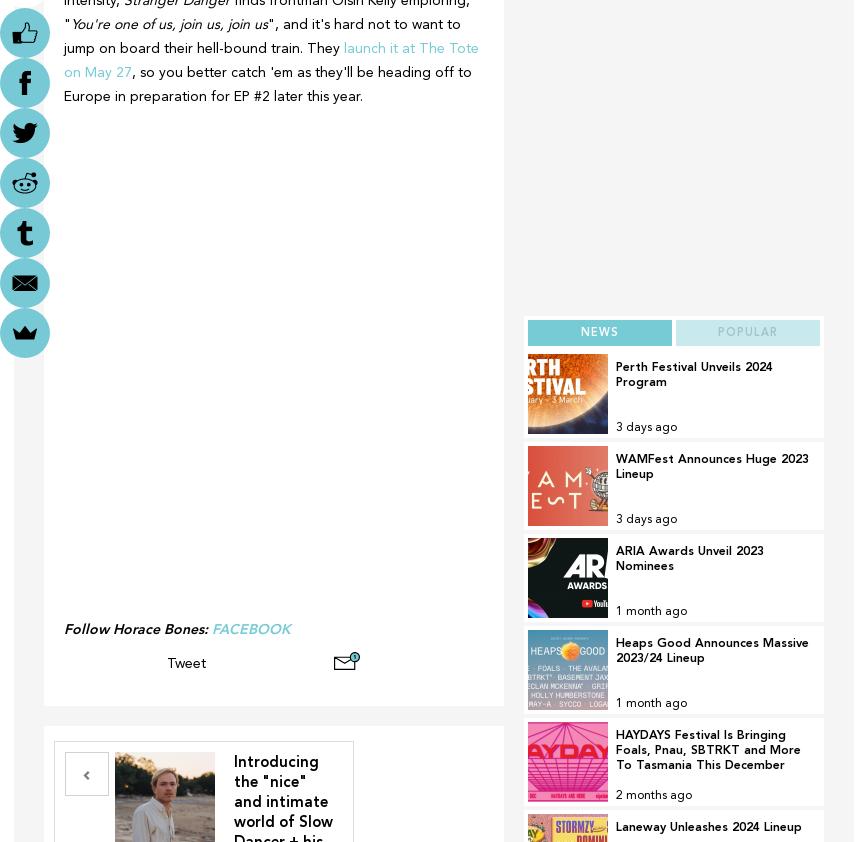  Describe the element at coordinates (652, 797) in the screenshot. I see `'4  months ago'` at that location.